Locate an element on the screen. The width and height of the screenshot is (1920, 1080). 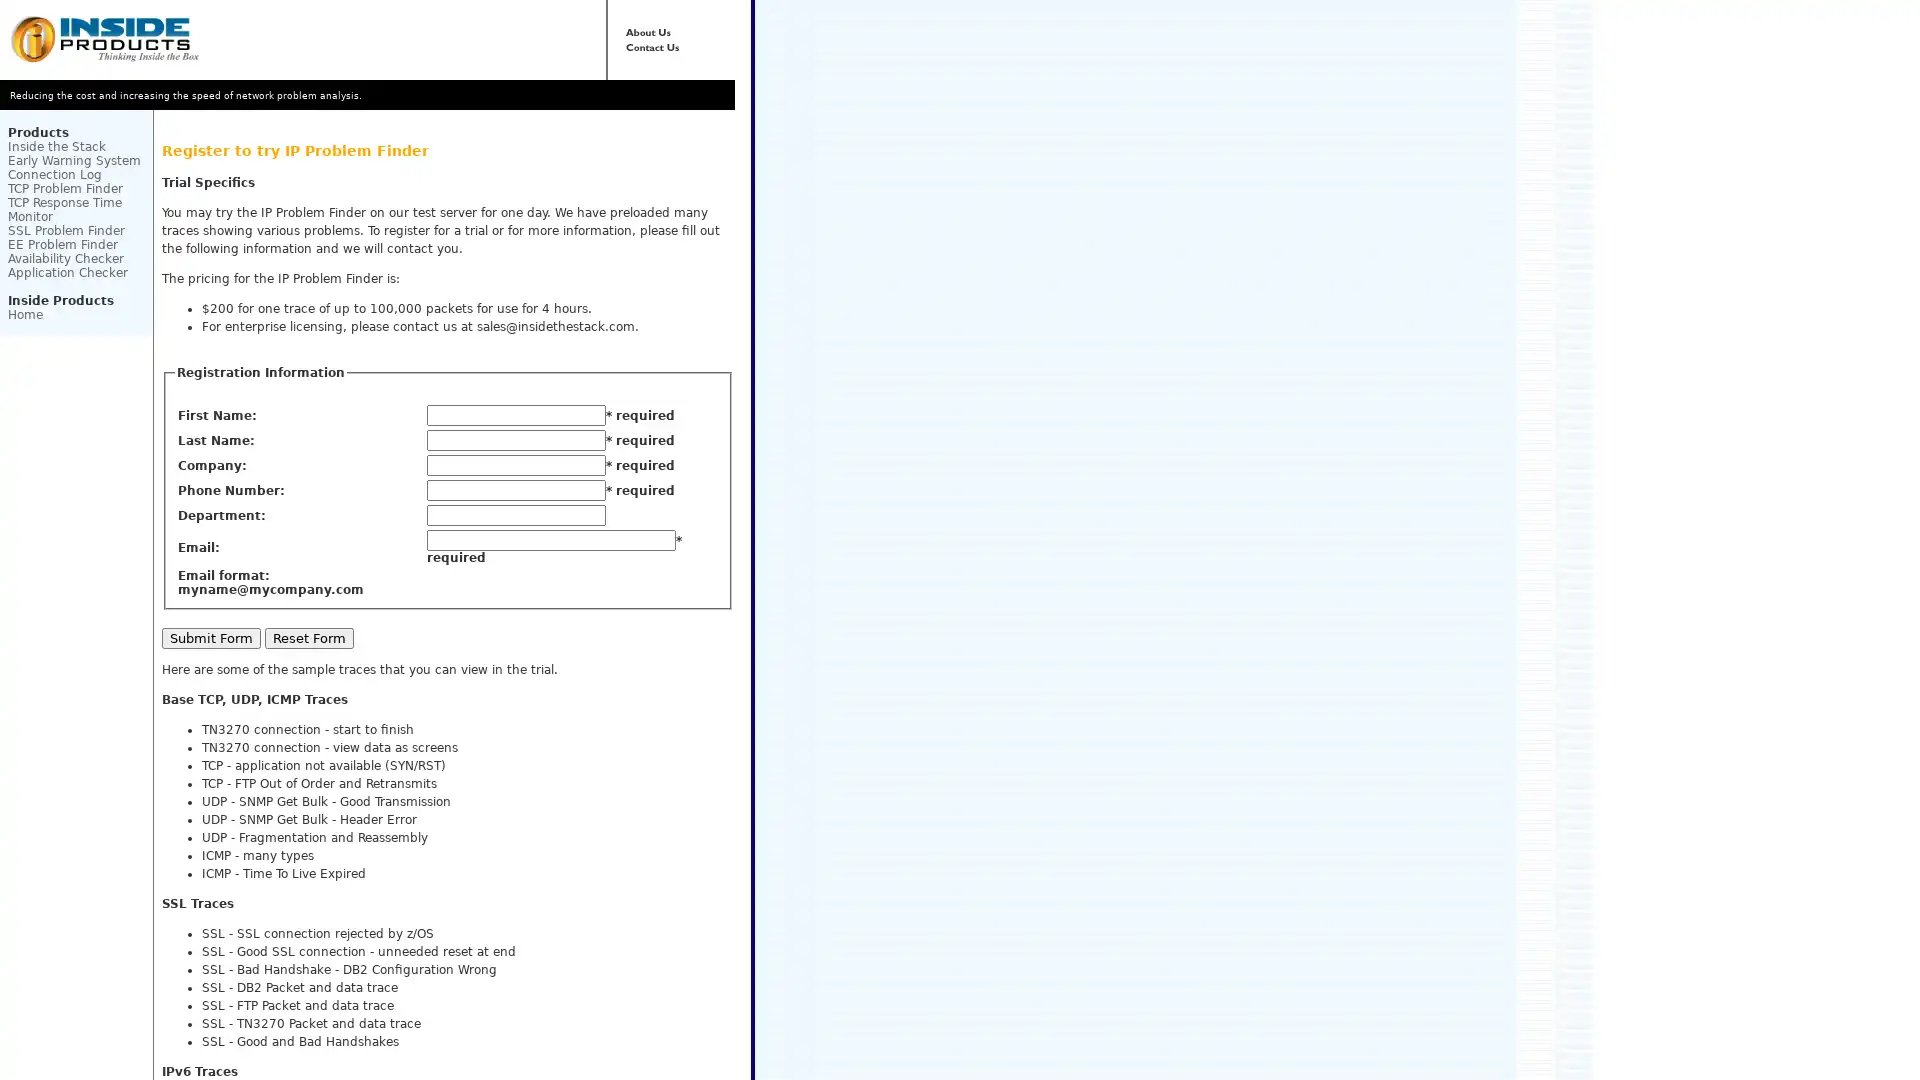
Reset Form is located at coordinates (308, 637).